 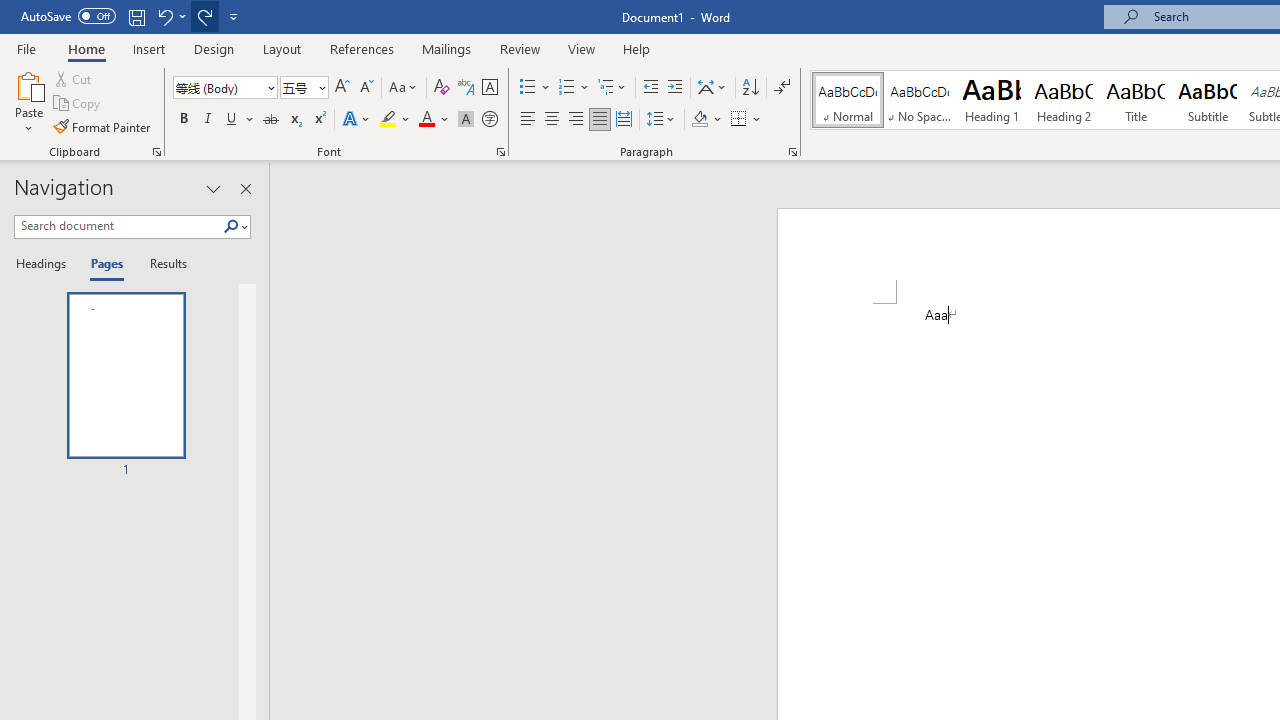 What do you see at coordinates (520, 48) in the screenshot?
I see `'Review'` at bounding box center [520, 48].